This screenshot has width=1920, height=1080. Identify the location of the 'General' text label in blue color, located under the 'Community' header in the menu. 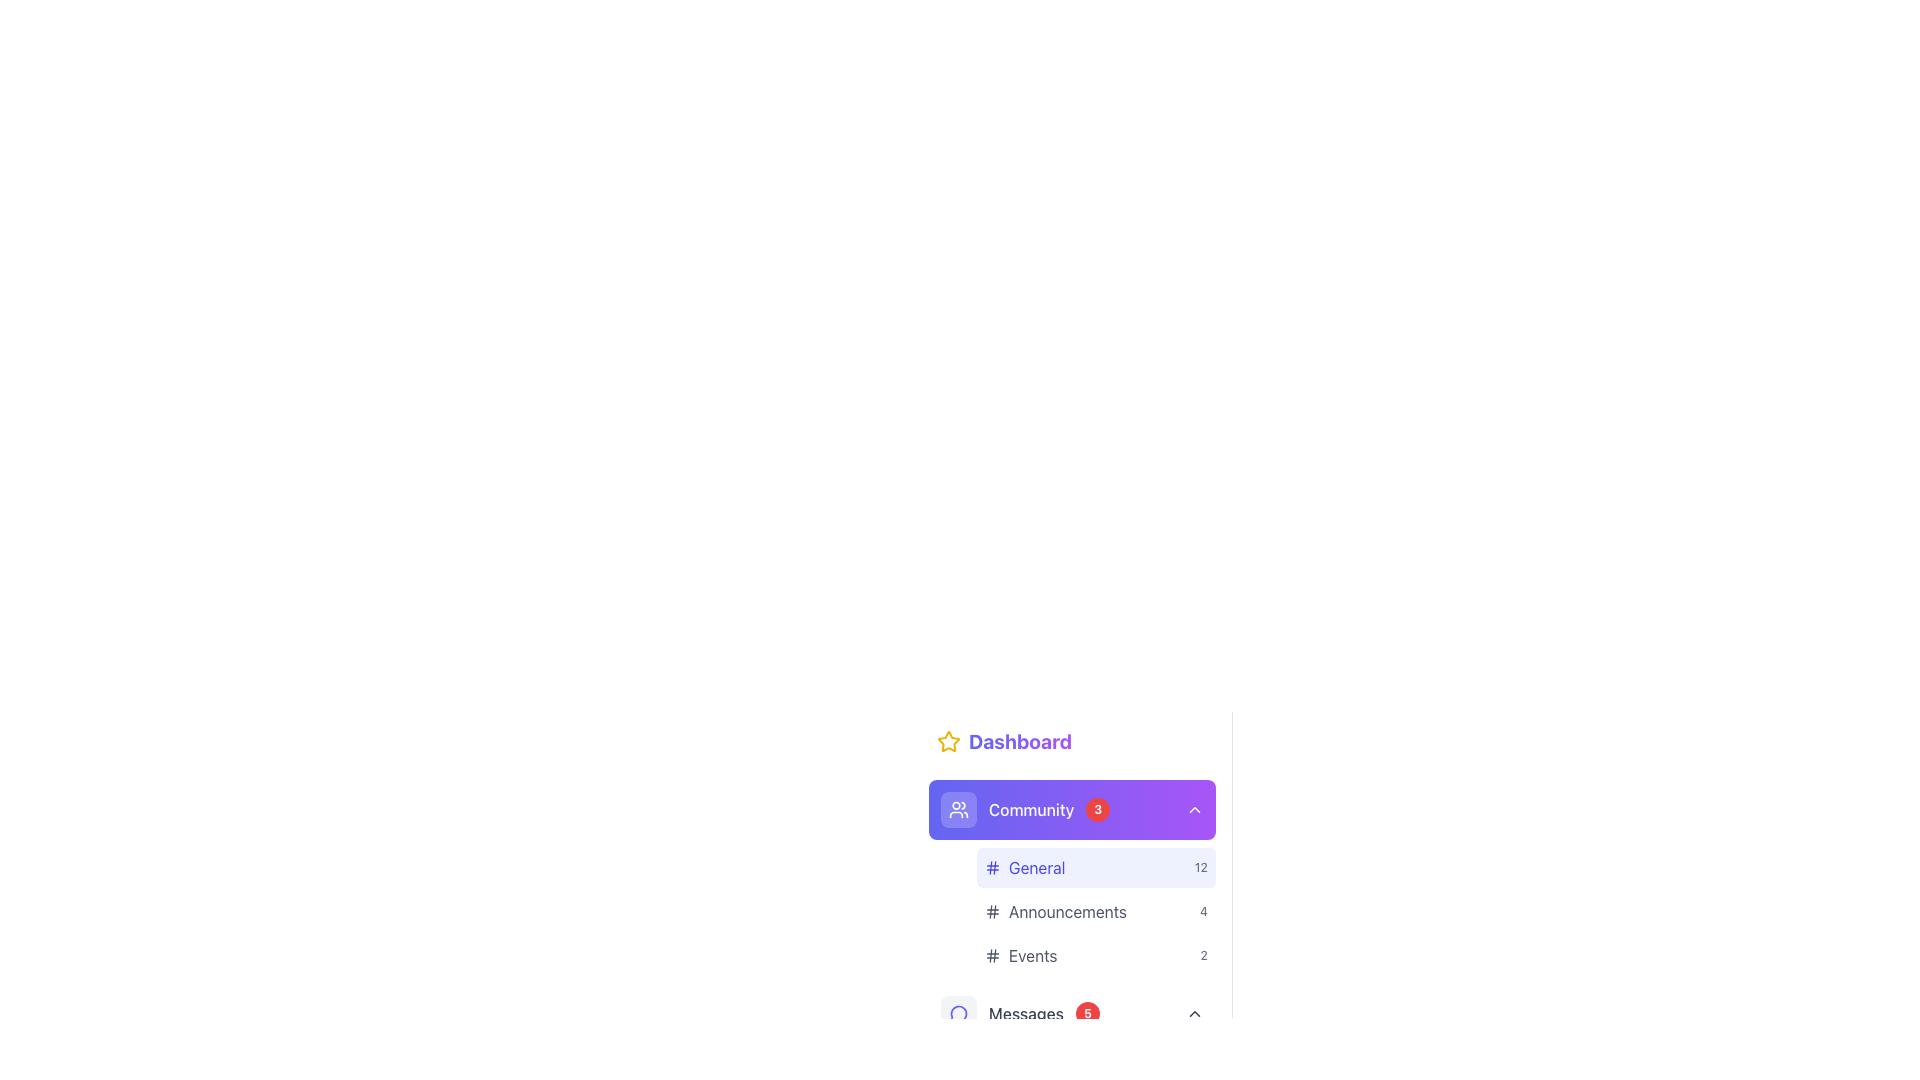
(1037, 866).